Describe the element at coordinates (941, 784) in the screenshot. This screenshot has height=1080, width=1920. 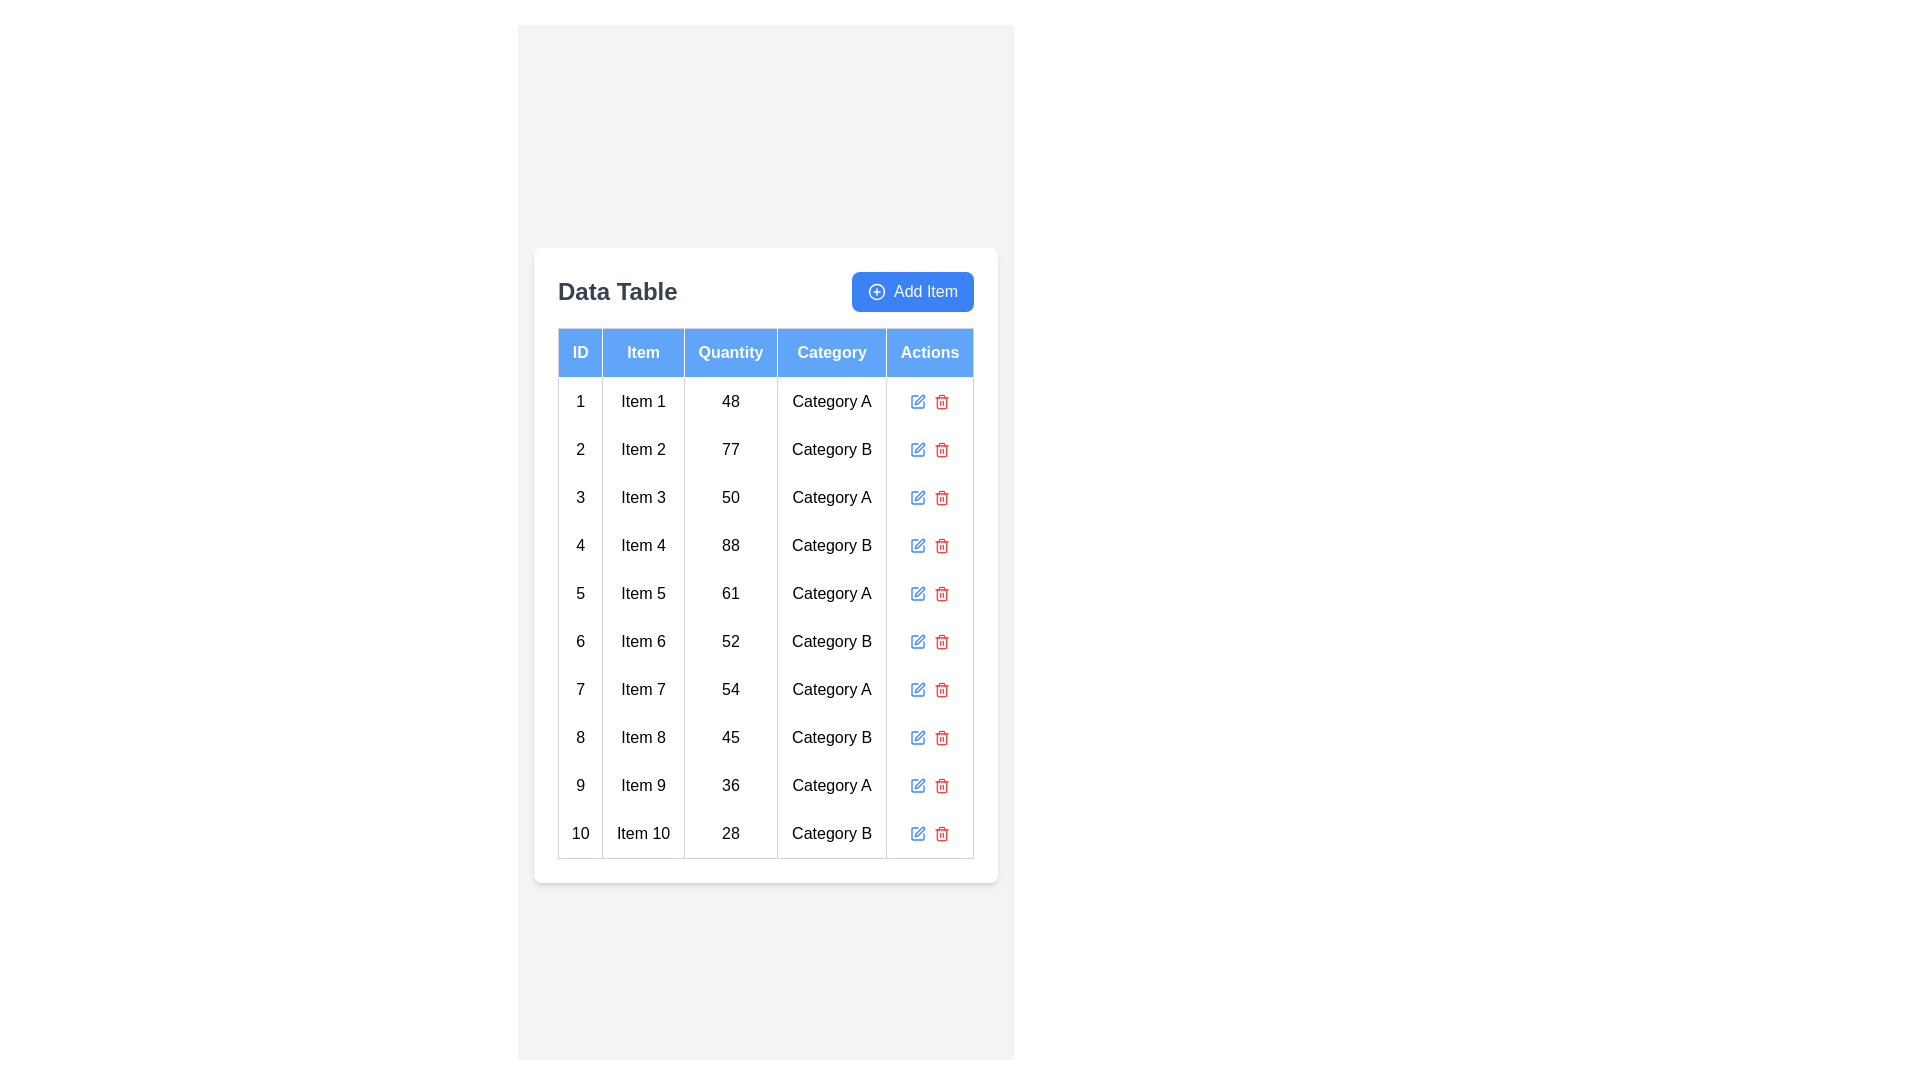
I see `the red trash can icon button located in the ninth row of the actions column of the table, next to 'Category A'` at that location.